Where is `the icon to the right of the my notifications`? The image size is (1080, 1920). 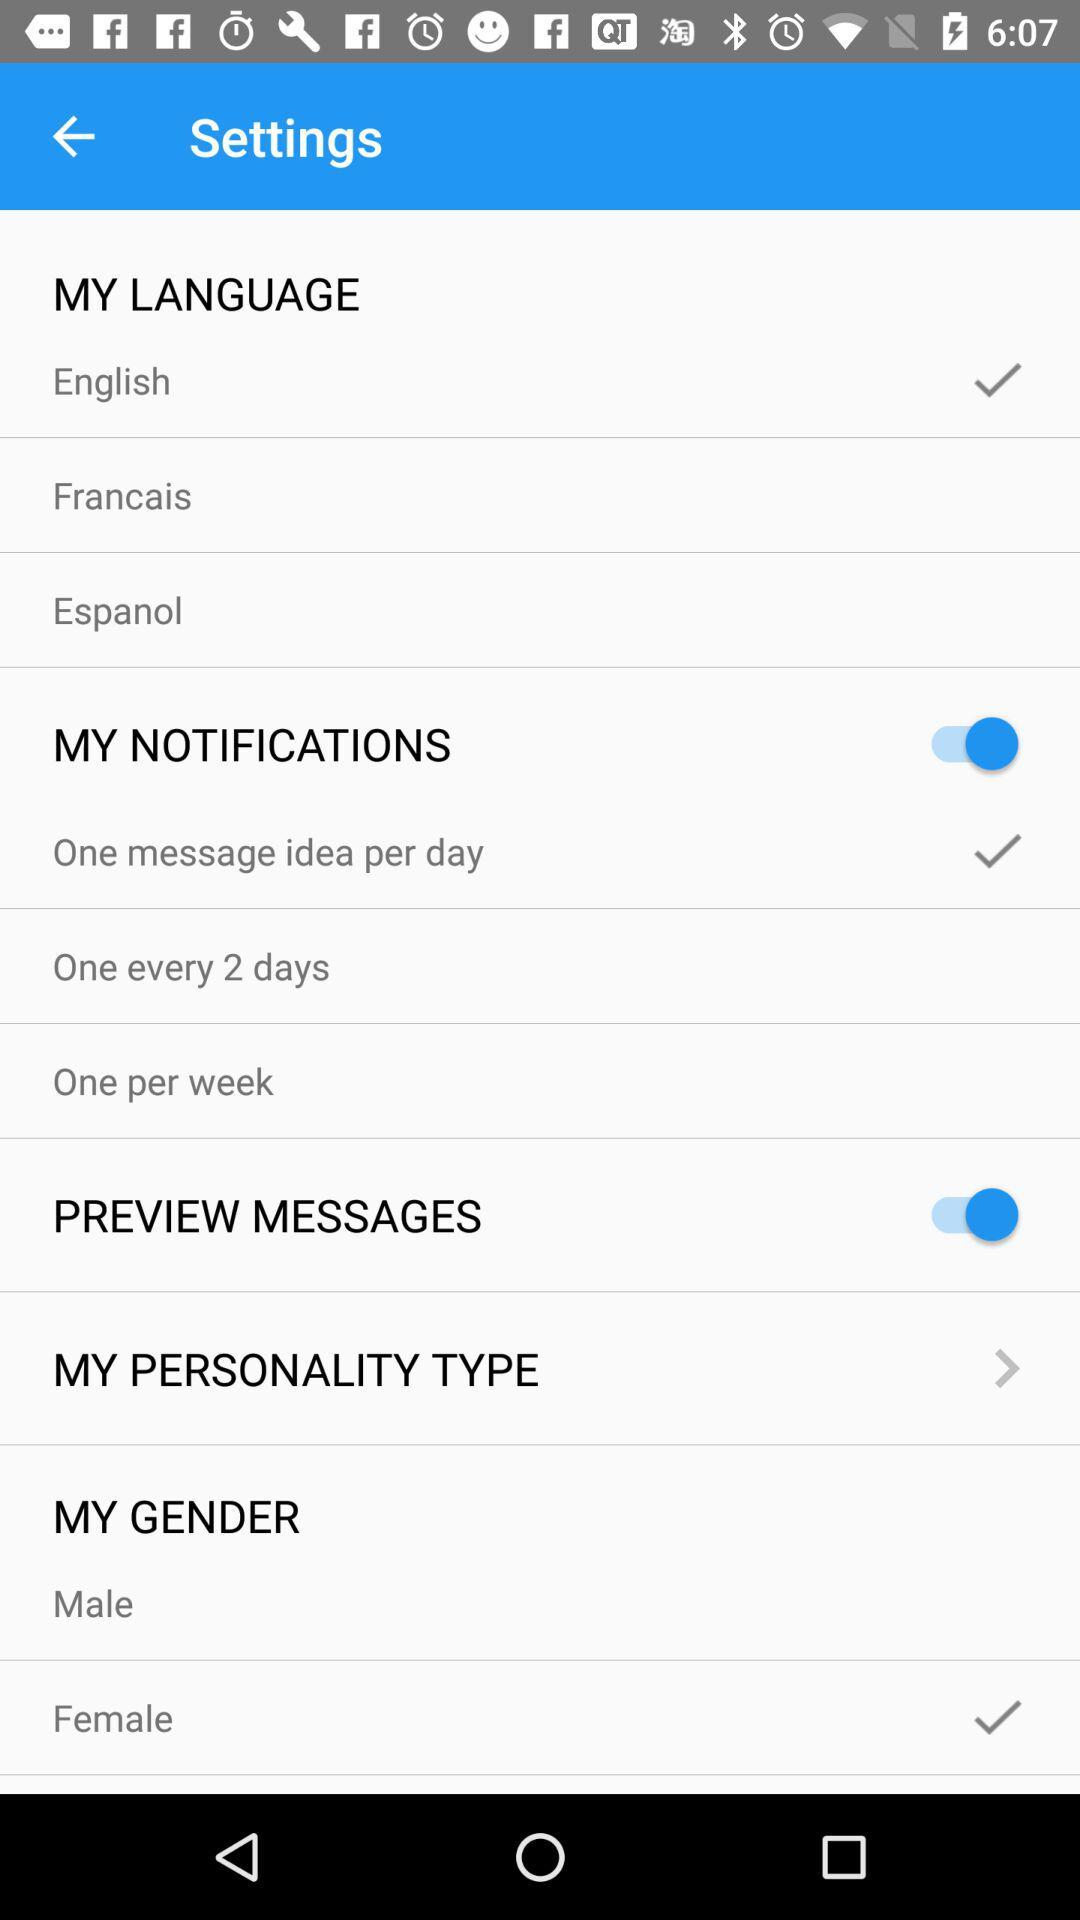 the icon to the right of the my notifications is located at coordinates (964, 742).